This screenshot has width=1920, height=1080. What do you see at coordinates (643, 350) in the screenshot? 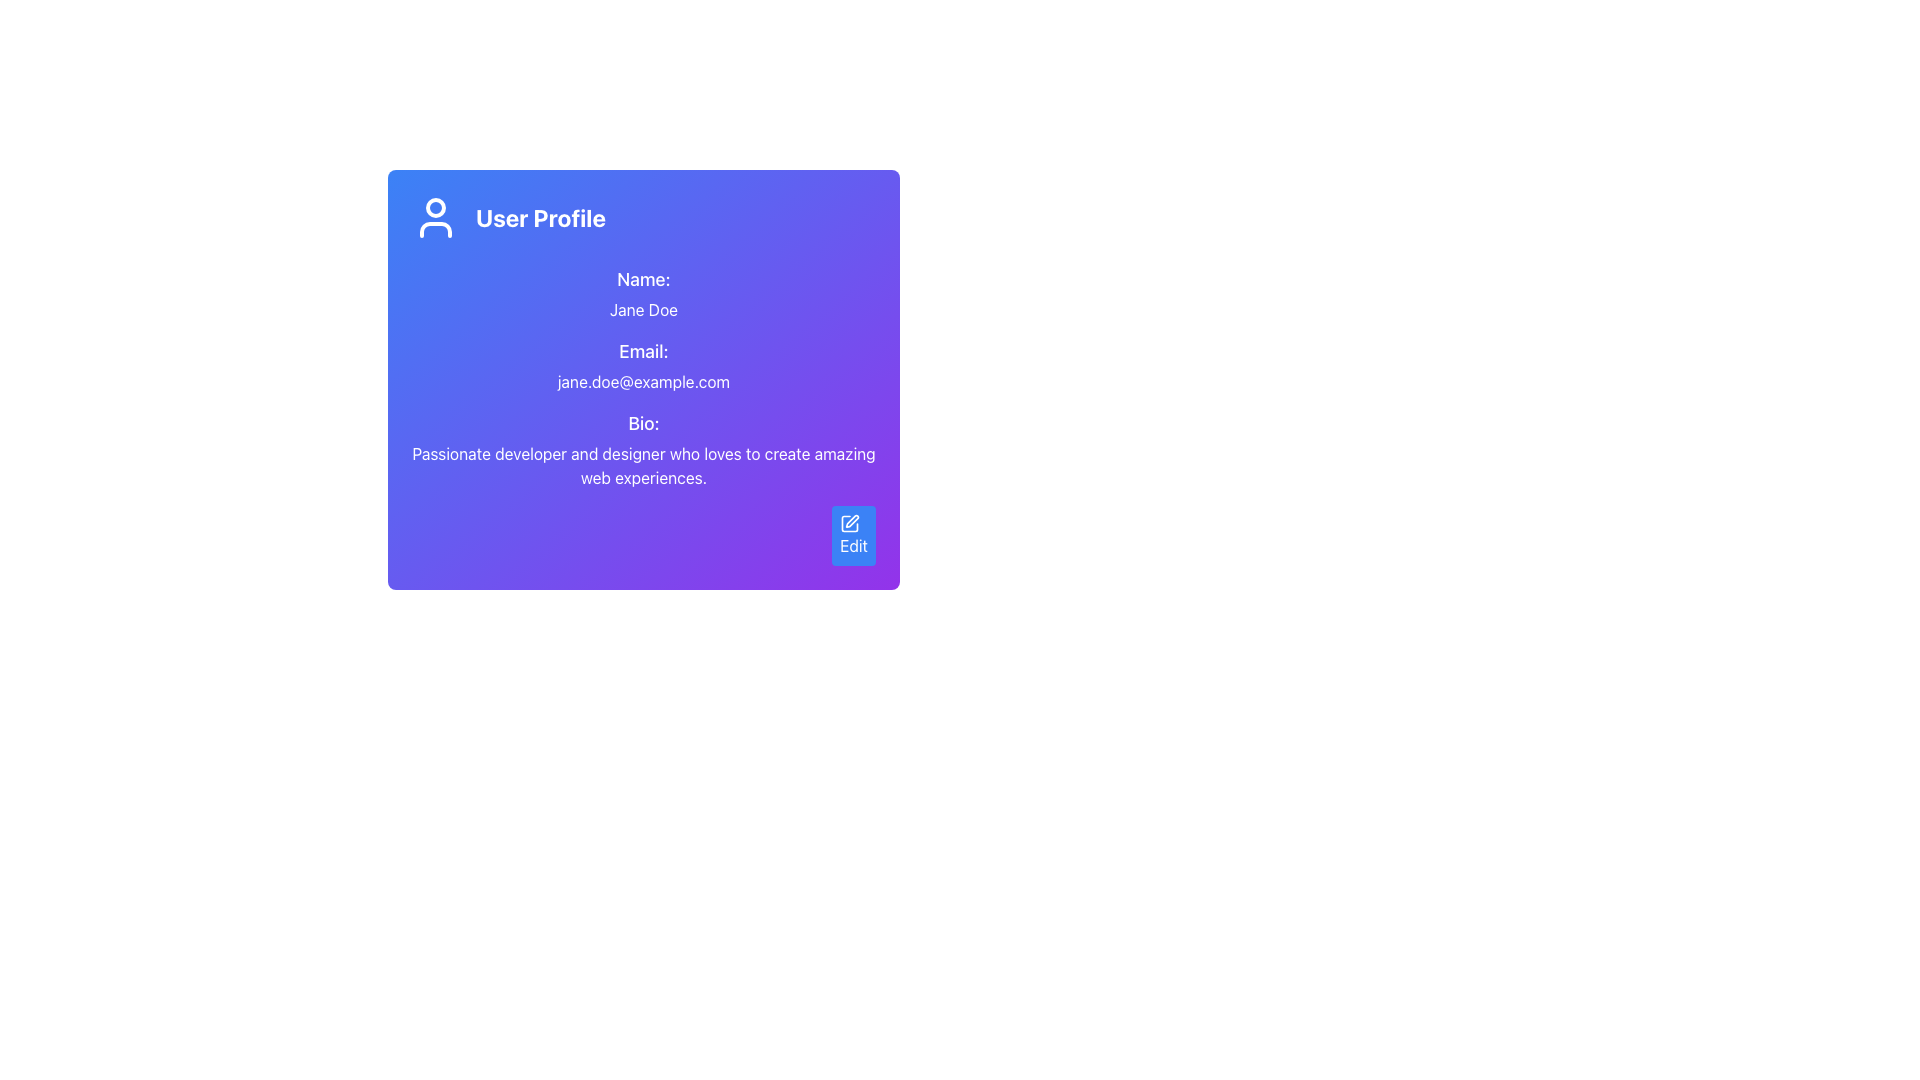
I see `text label that displays 'Email:' which is styled in bold font and part of the user profile summary, located below the 'Name:' field and above the email address` at bounding box center [643, 350].